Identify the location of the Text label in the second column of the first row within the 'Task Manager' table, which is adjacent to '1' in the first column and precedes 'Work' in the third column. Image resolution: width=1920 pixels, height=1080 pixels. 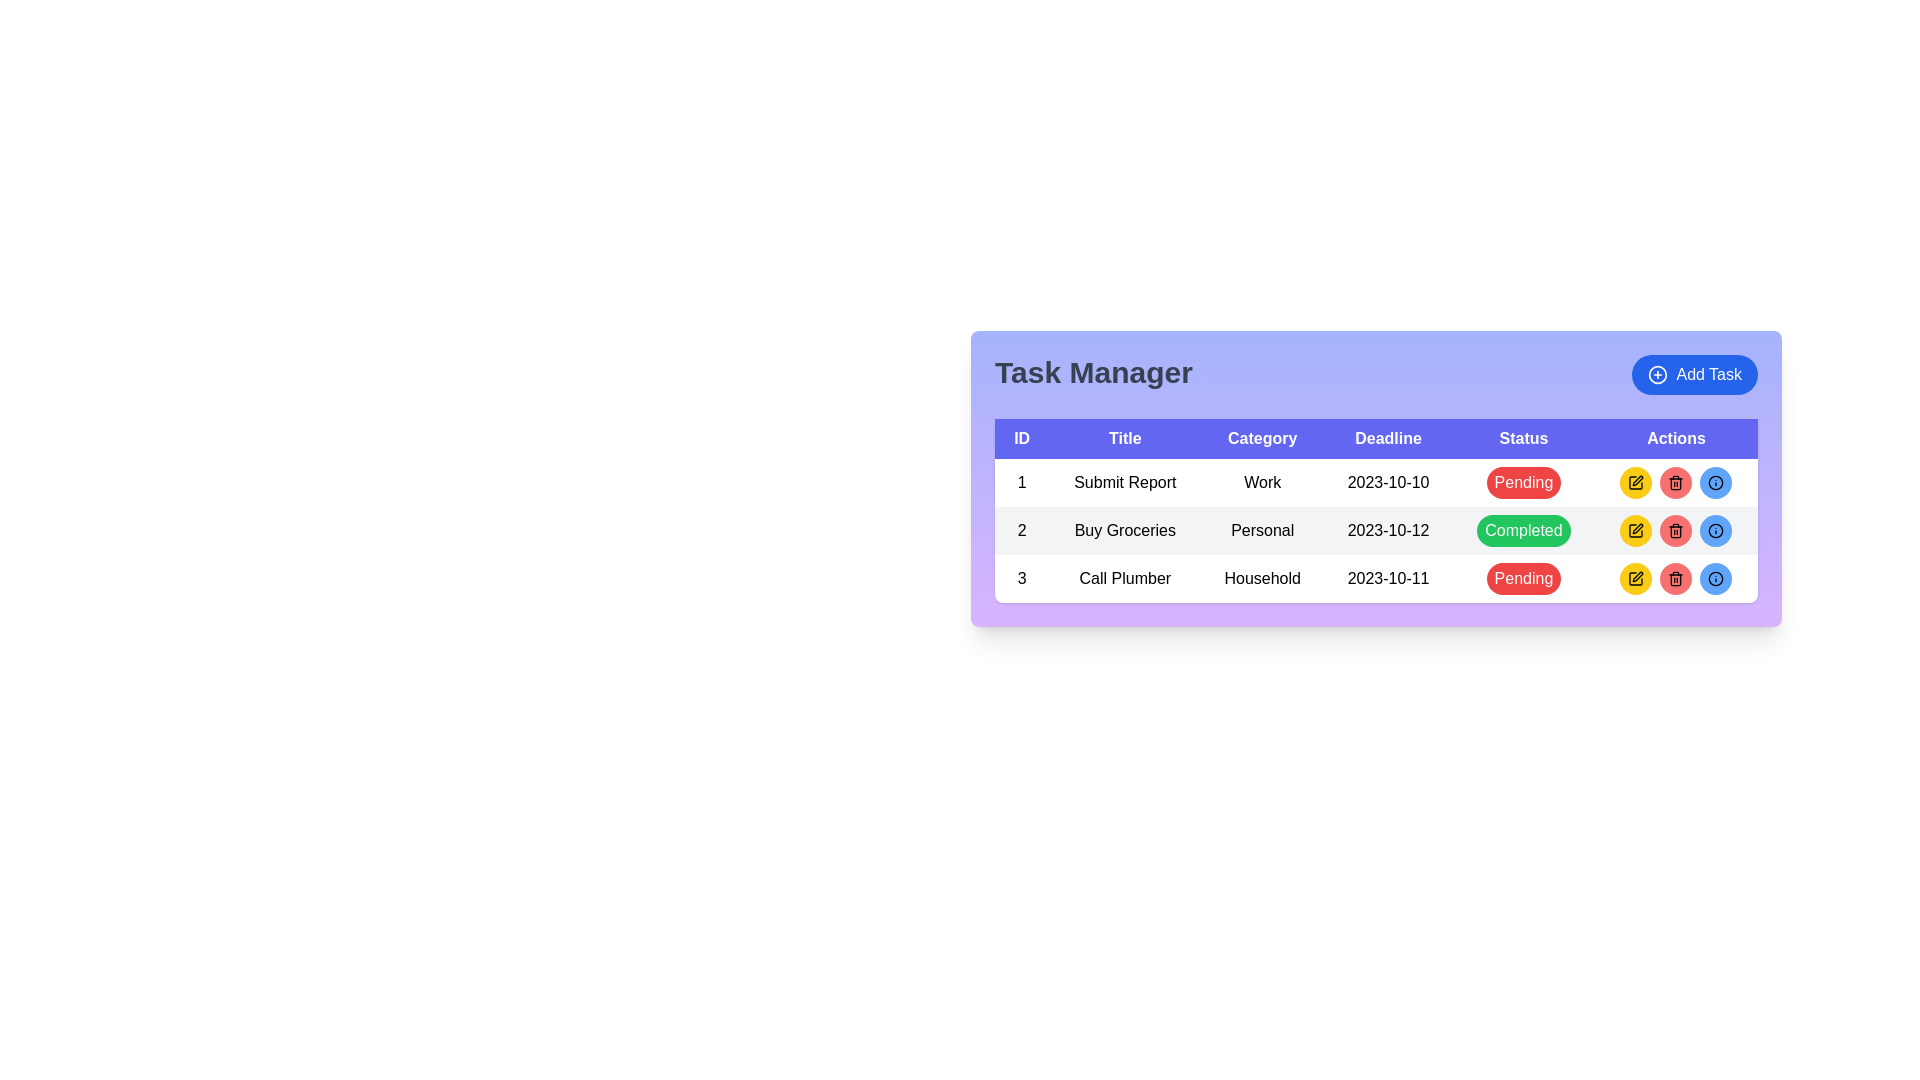
(1125, 482).